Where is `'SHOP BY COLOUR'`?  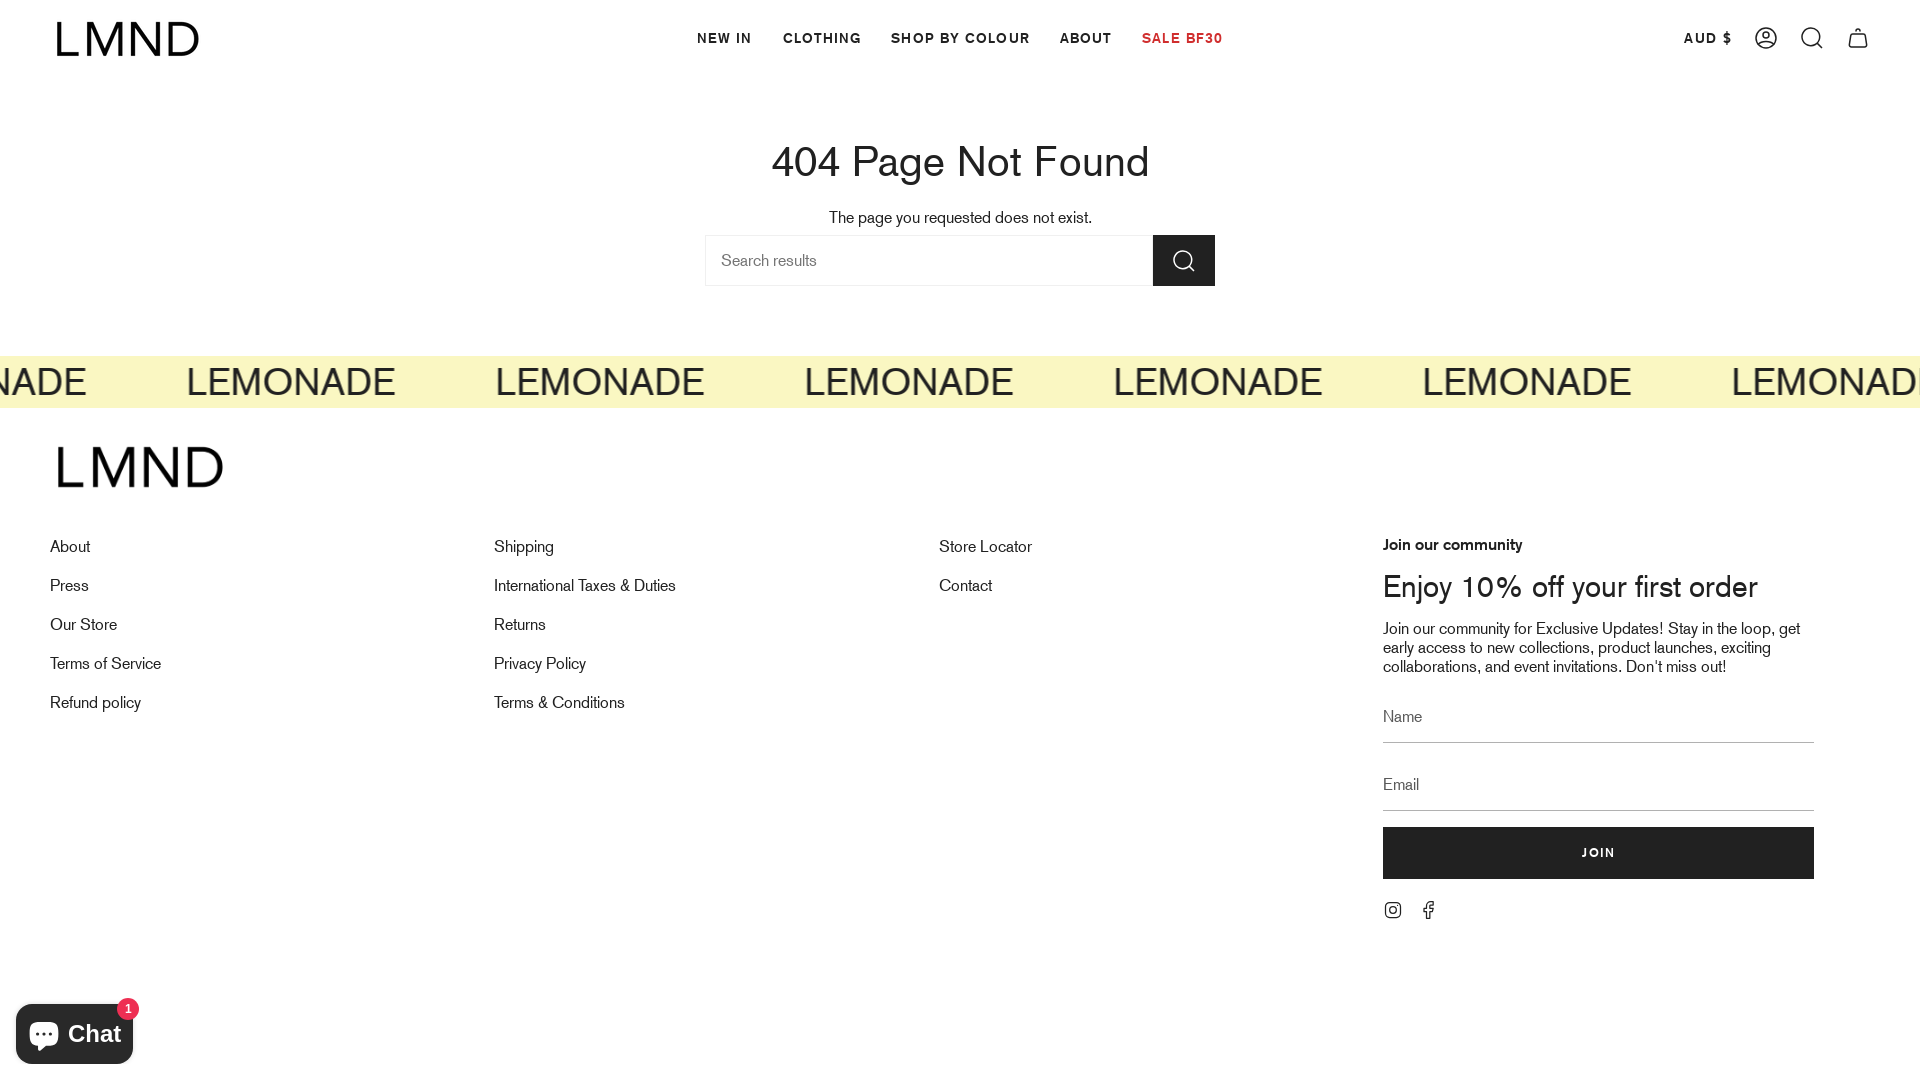
'SHOP BY COLOUR' is located at coordinates (960, 38).